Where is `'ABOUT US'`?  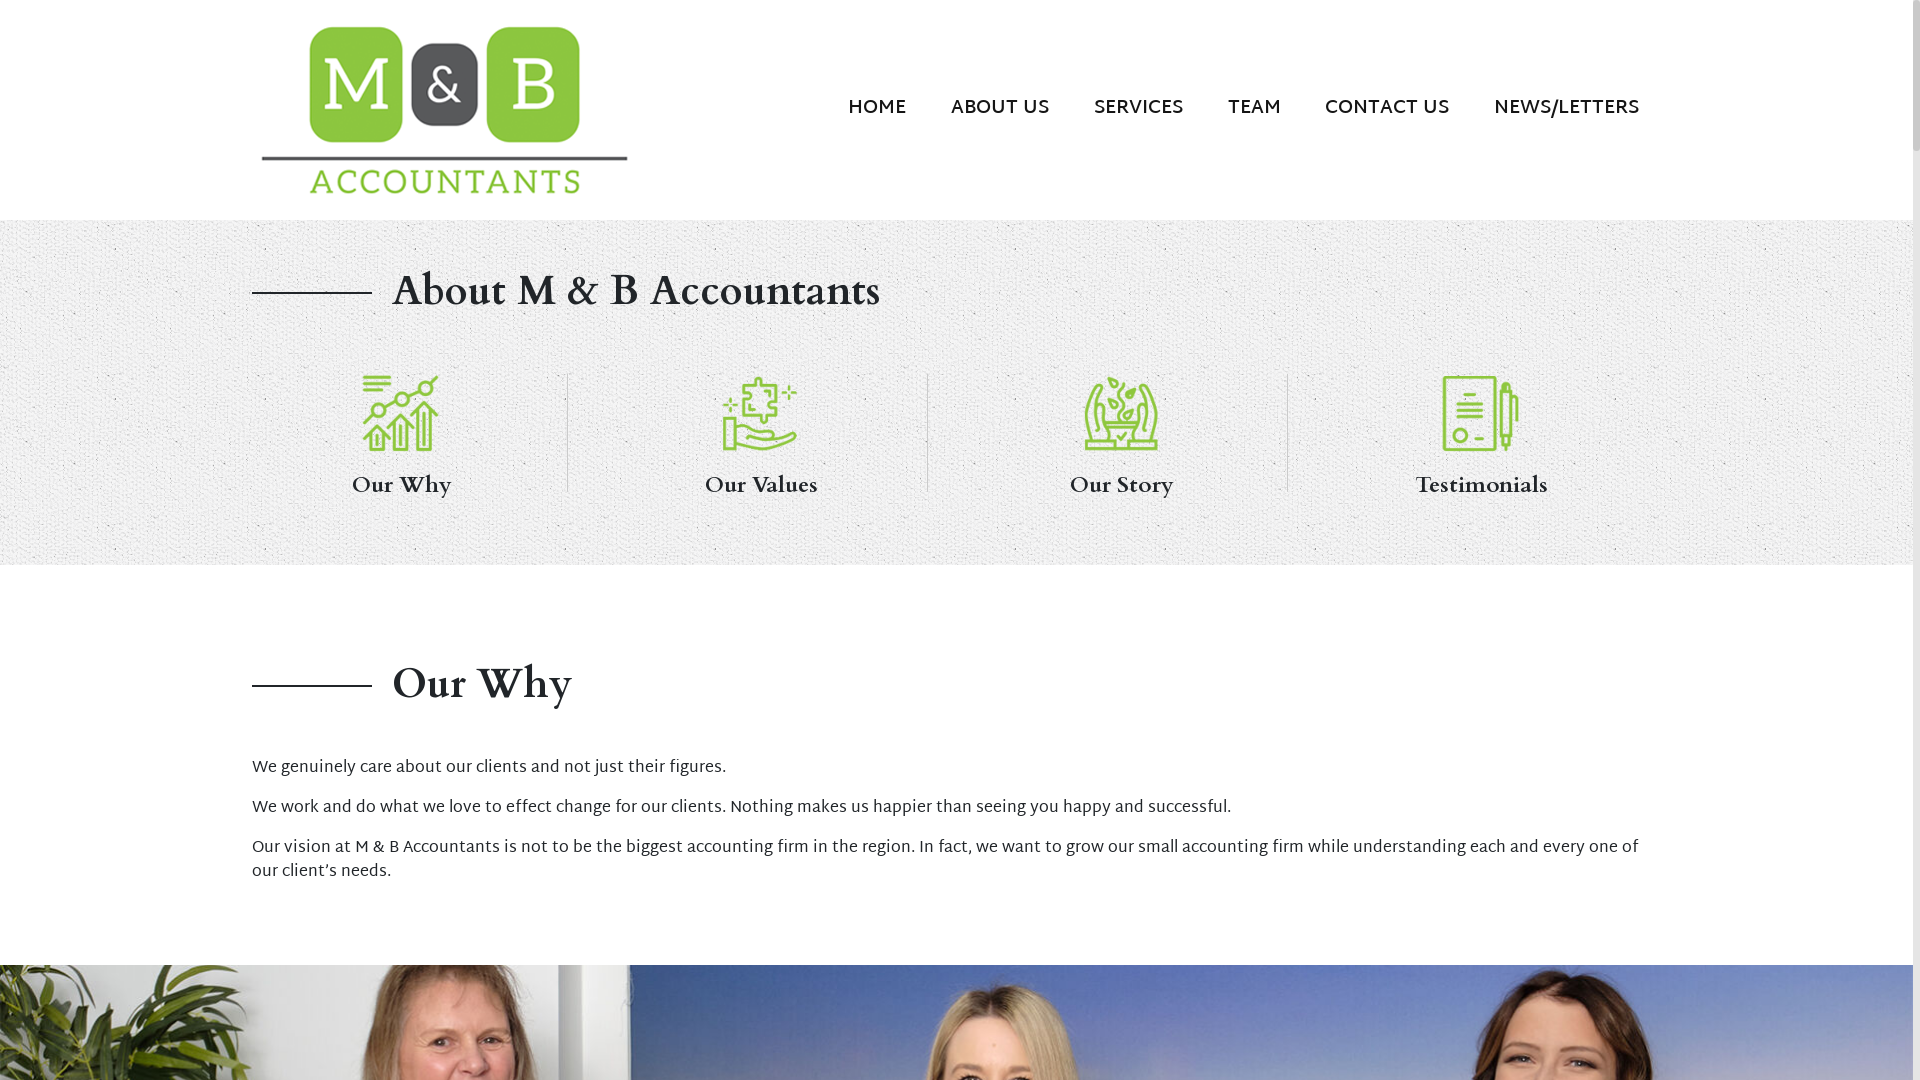 'ABOUT US' is located at coordinates (1000, 107).